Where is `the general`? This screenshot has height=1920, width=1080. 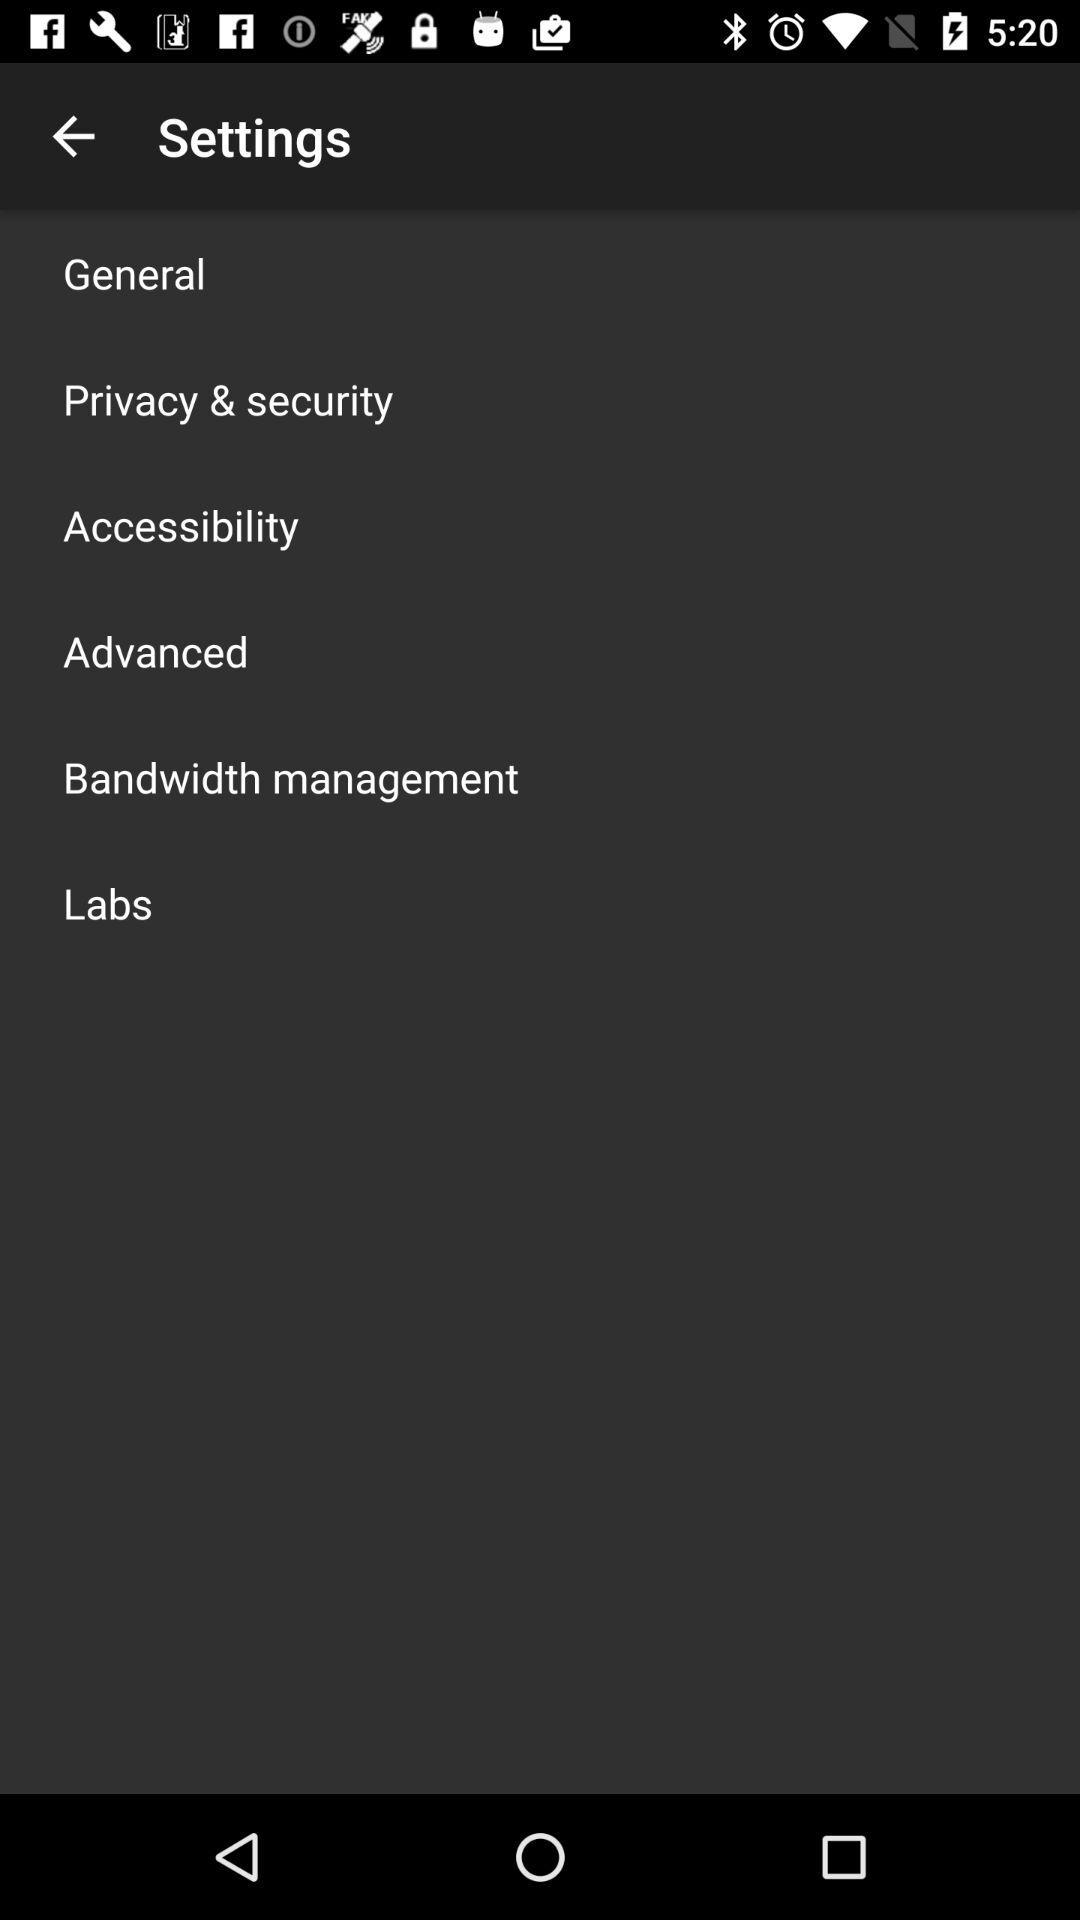
the general is located at coordinates (134, 272).